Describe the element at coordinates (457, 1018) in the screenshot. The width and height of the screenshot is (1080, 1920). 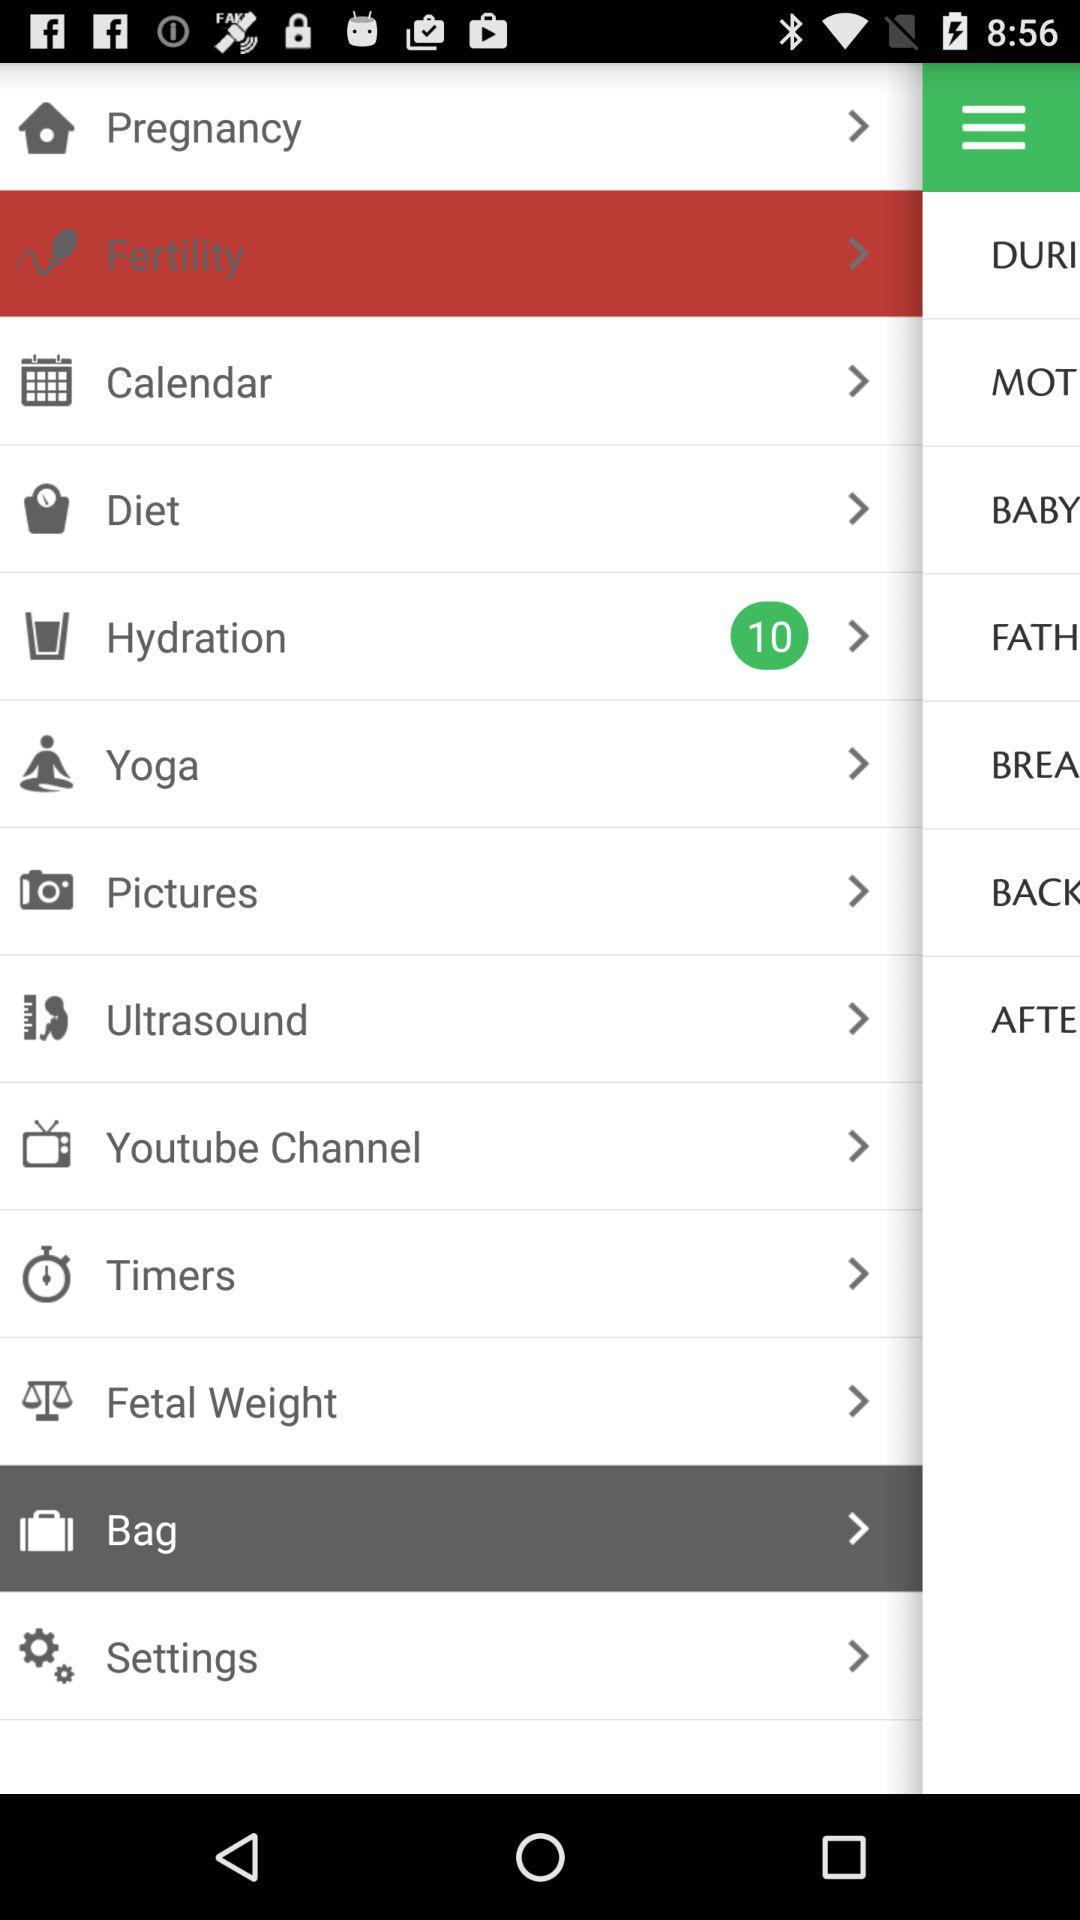
I see `the ultrasound checkbox` at that location.